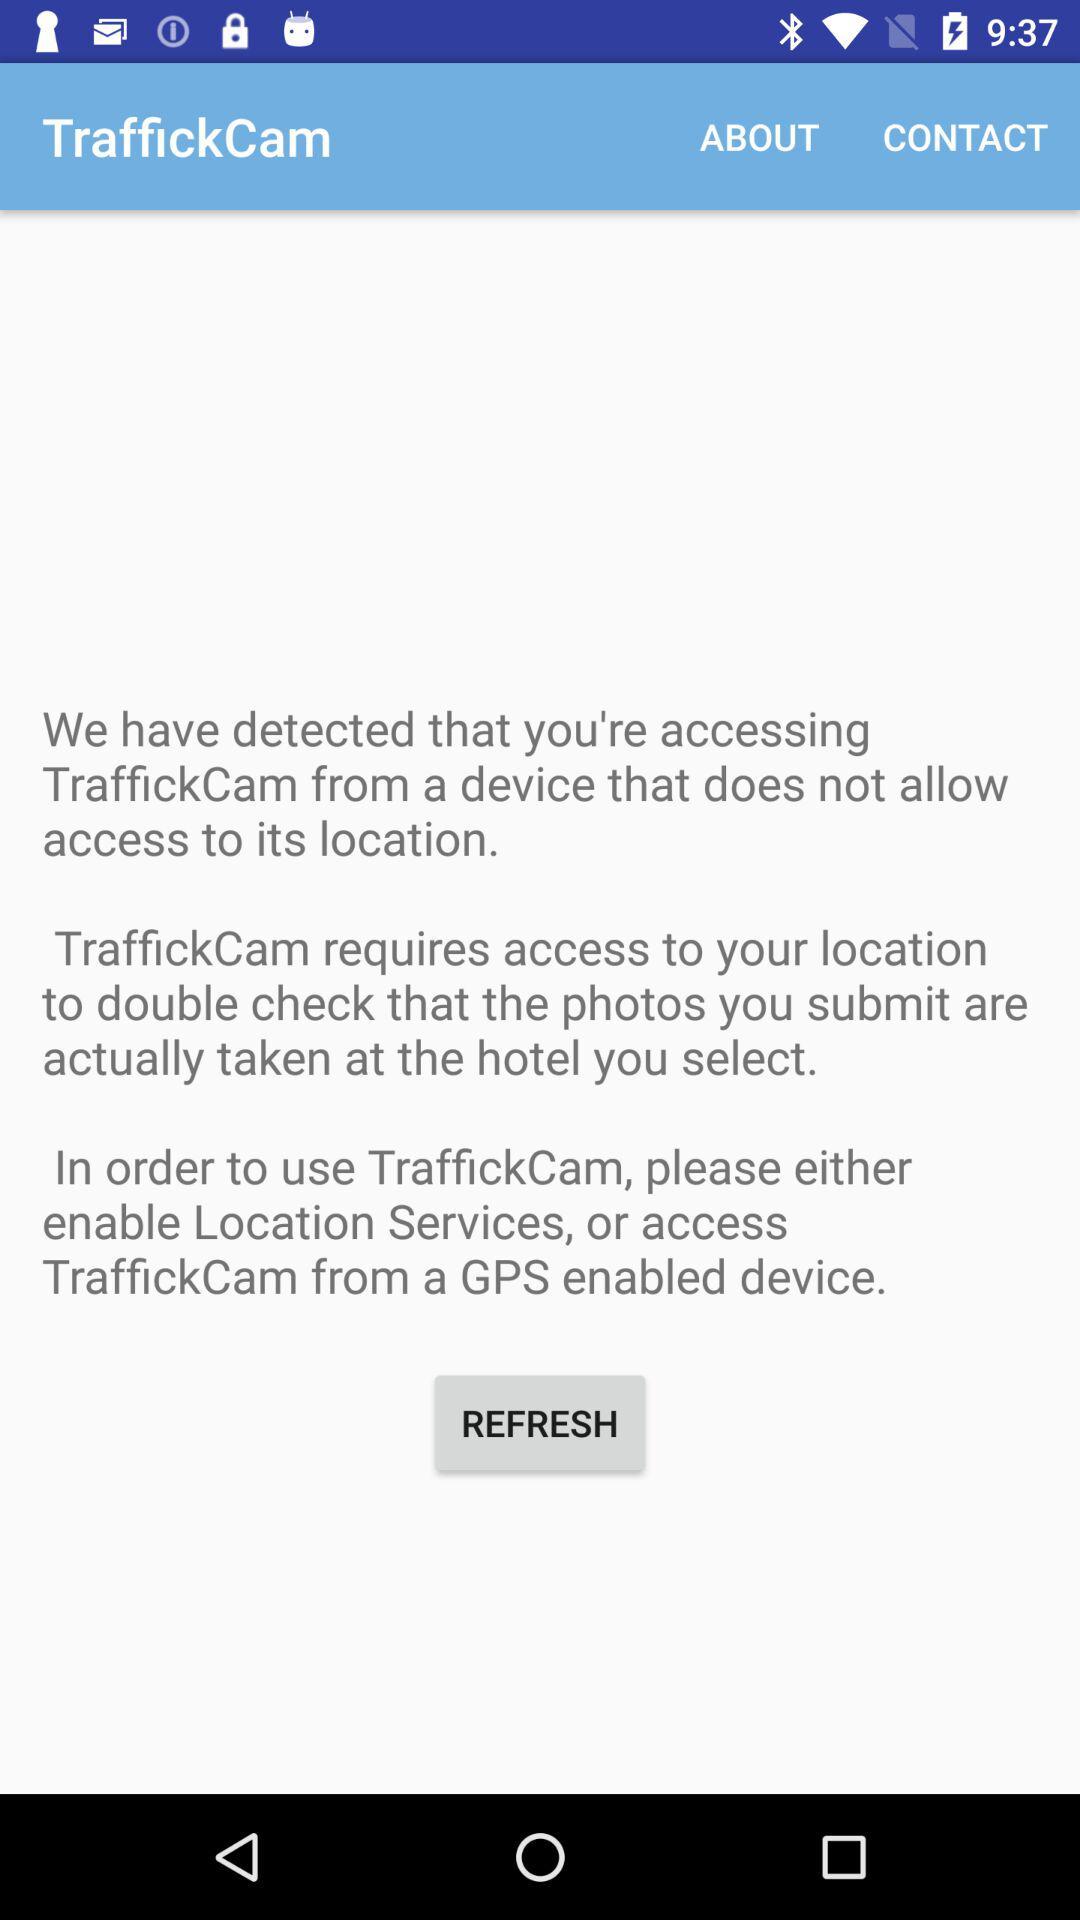 This screenshot has height=1920, width=1080. I want to click on the contact icon, so click(964, 135).